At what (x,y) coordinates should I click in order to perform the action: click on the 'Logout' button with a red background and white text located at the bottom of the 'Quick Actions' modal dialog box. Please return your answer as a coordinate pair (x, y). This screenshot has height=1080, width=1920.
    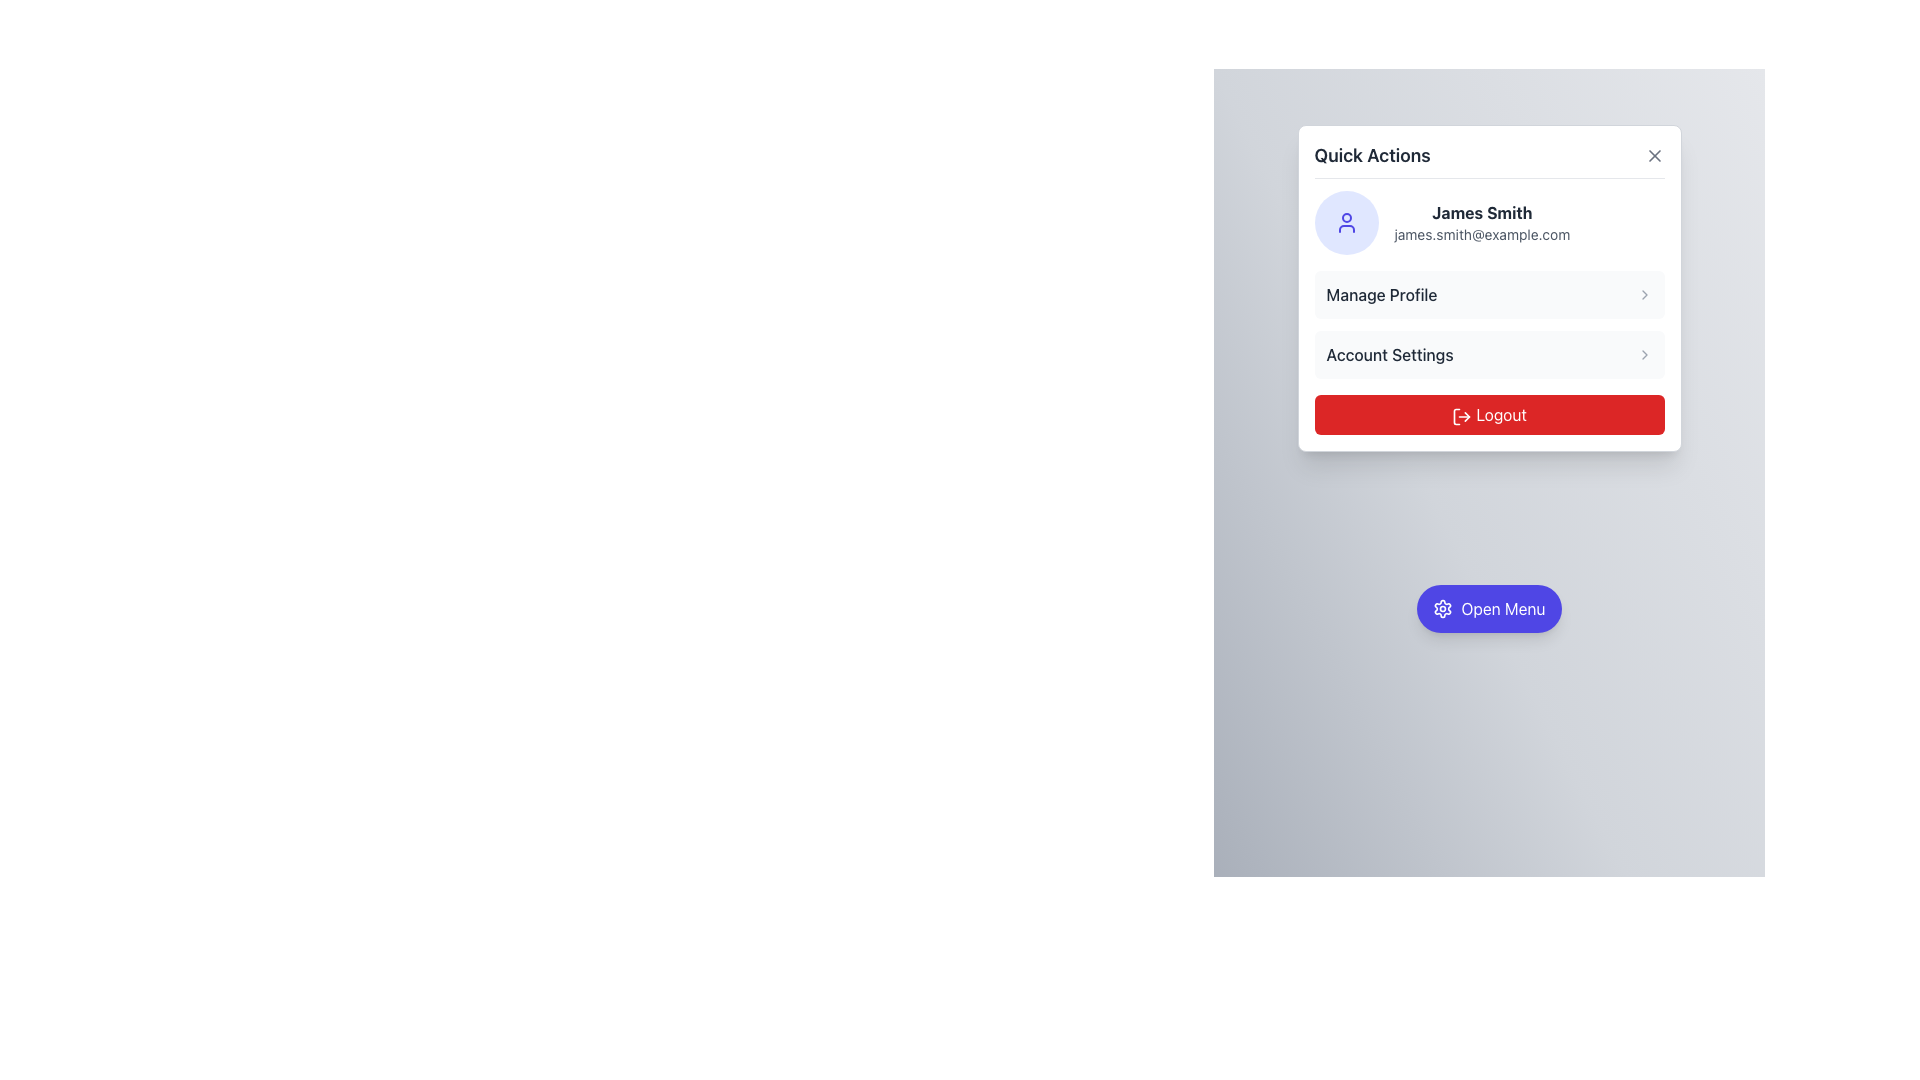
    Looking at the image, I should click on (1489, 414).